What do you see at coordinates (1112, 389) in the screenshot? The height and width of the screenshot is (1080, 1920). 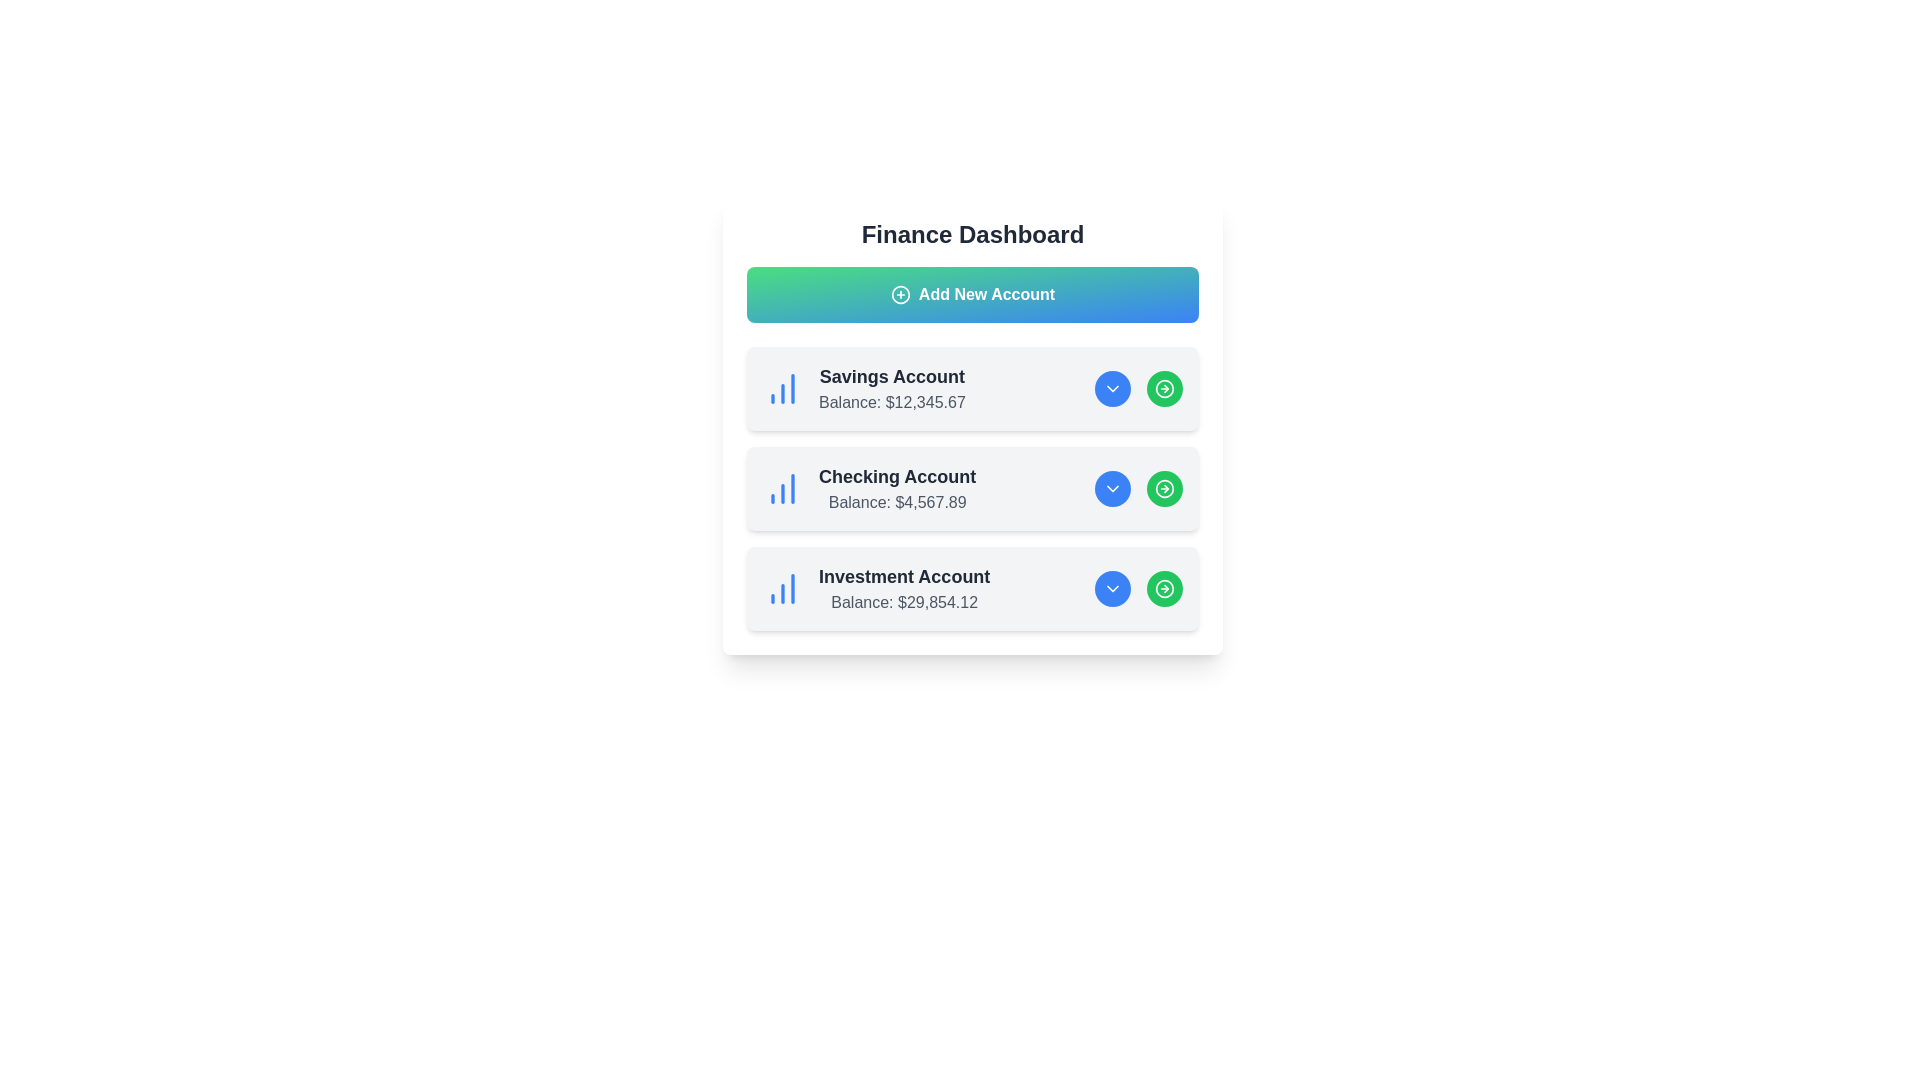 I see `the dropdown icon next to the Savings Account account to expand its details` at bounding box center [1112, 389].